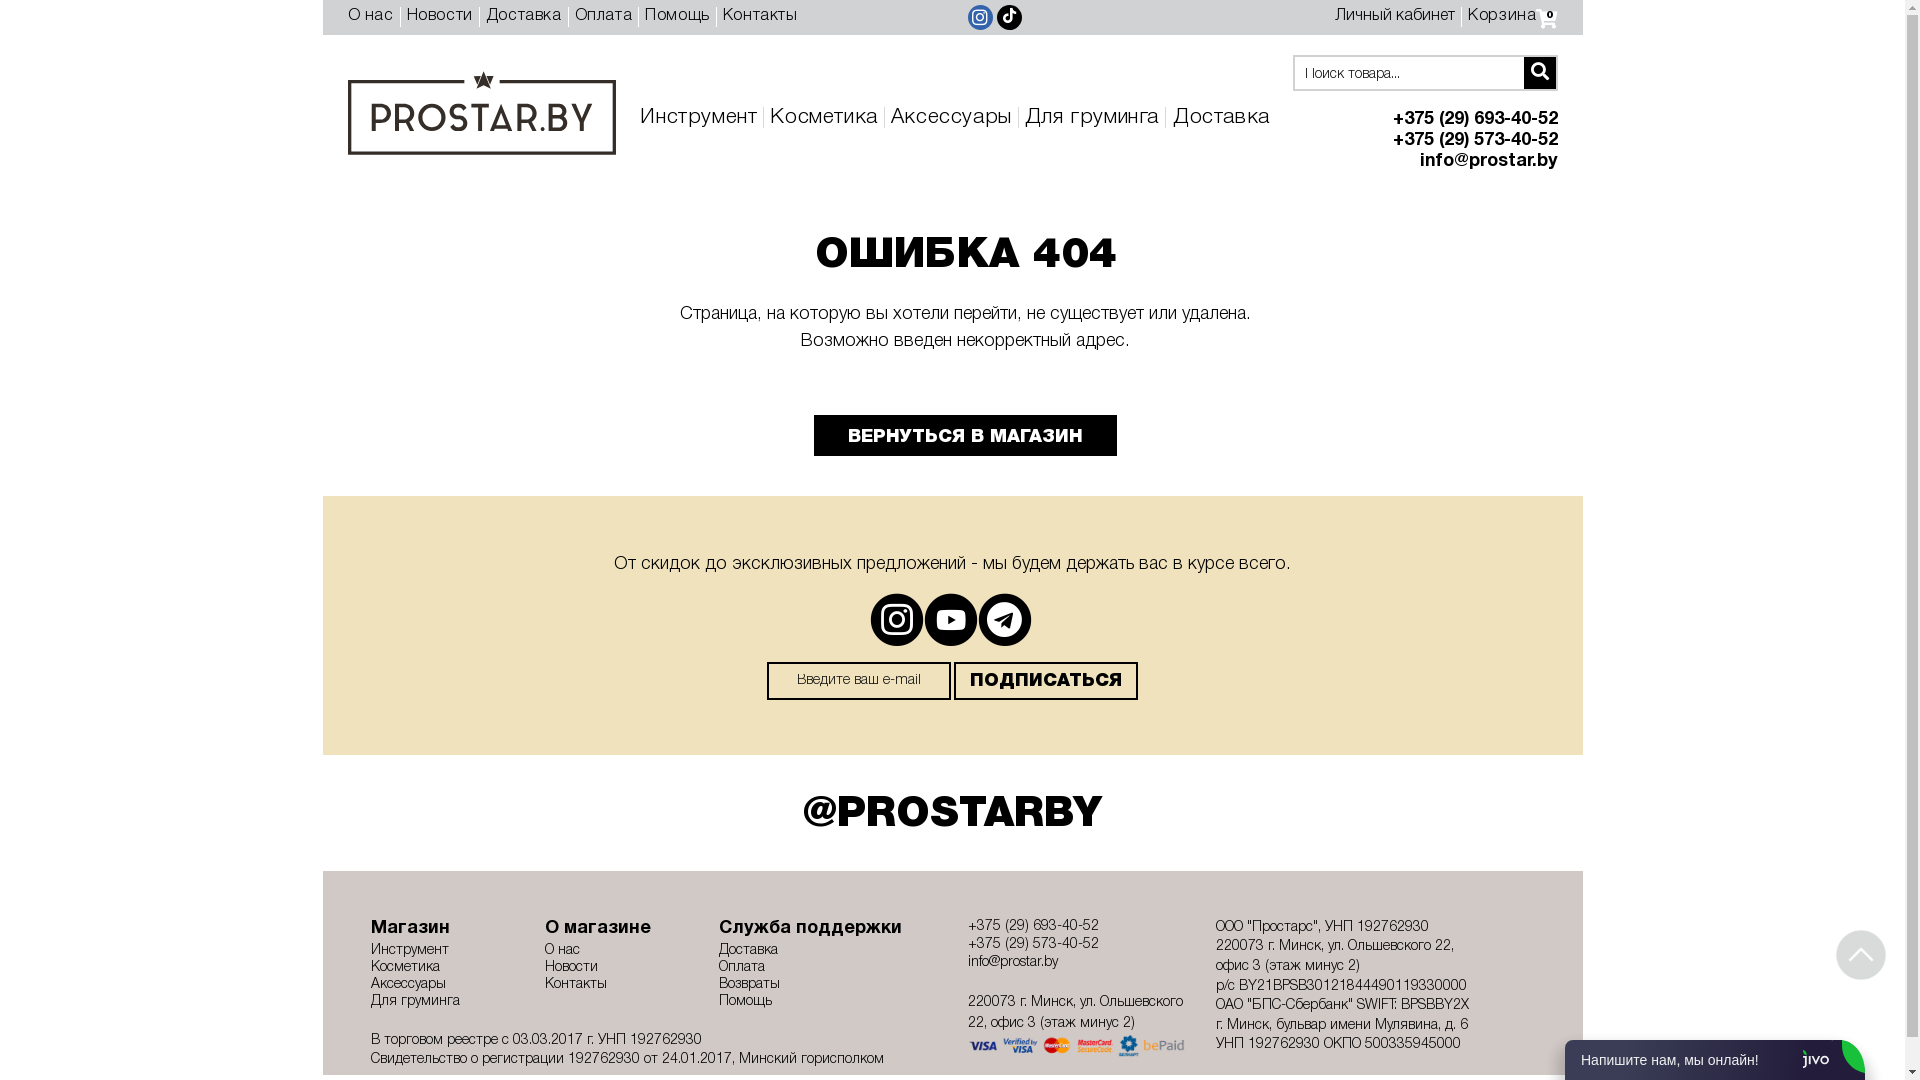  Describe the element at coordinates (1076, 945) in the screenshot. I see `'+375 (29) 573-40-52'` at that location.